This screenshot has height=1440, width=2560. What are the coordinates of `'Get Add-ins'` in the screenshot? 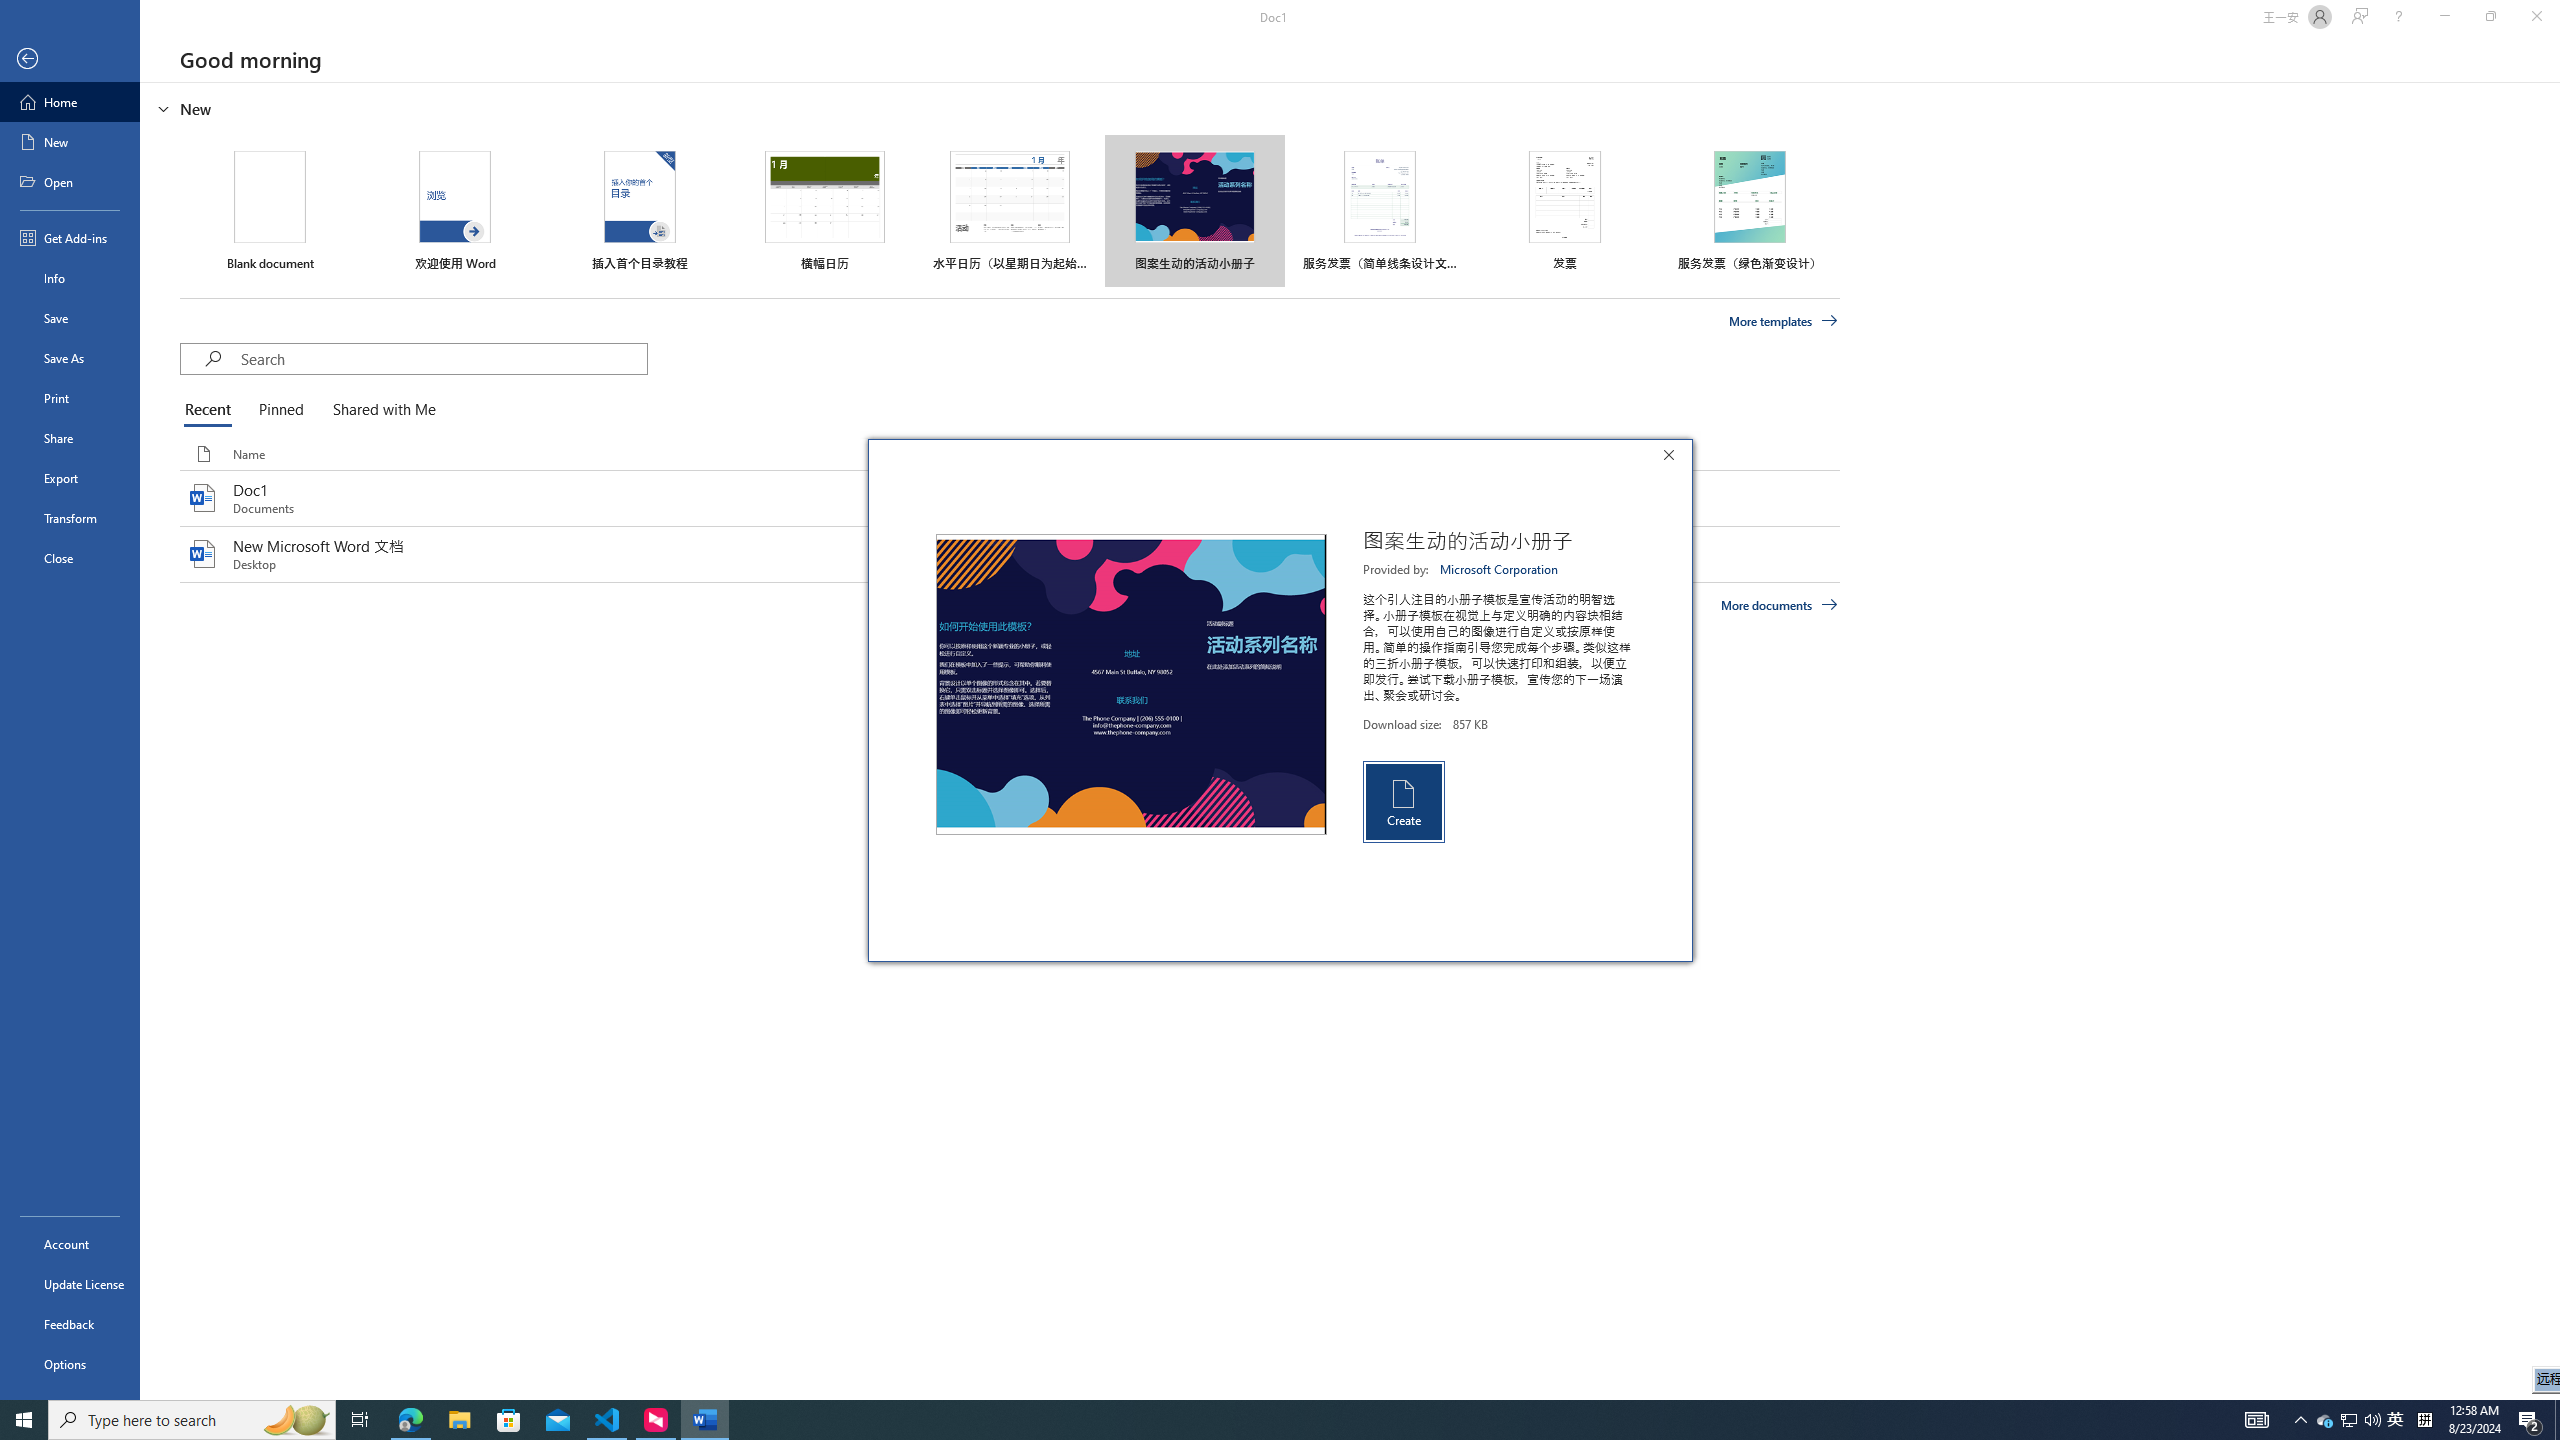 It's located at (69, 237).